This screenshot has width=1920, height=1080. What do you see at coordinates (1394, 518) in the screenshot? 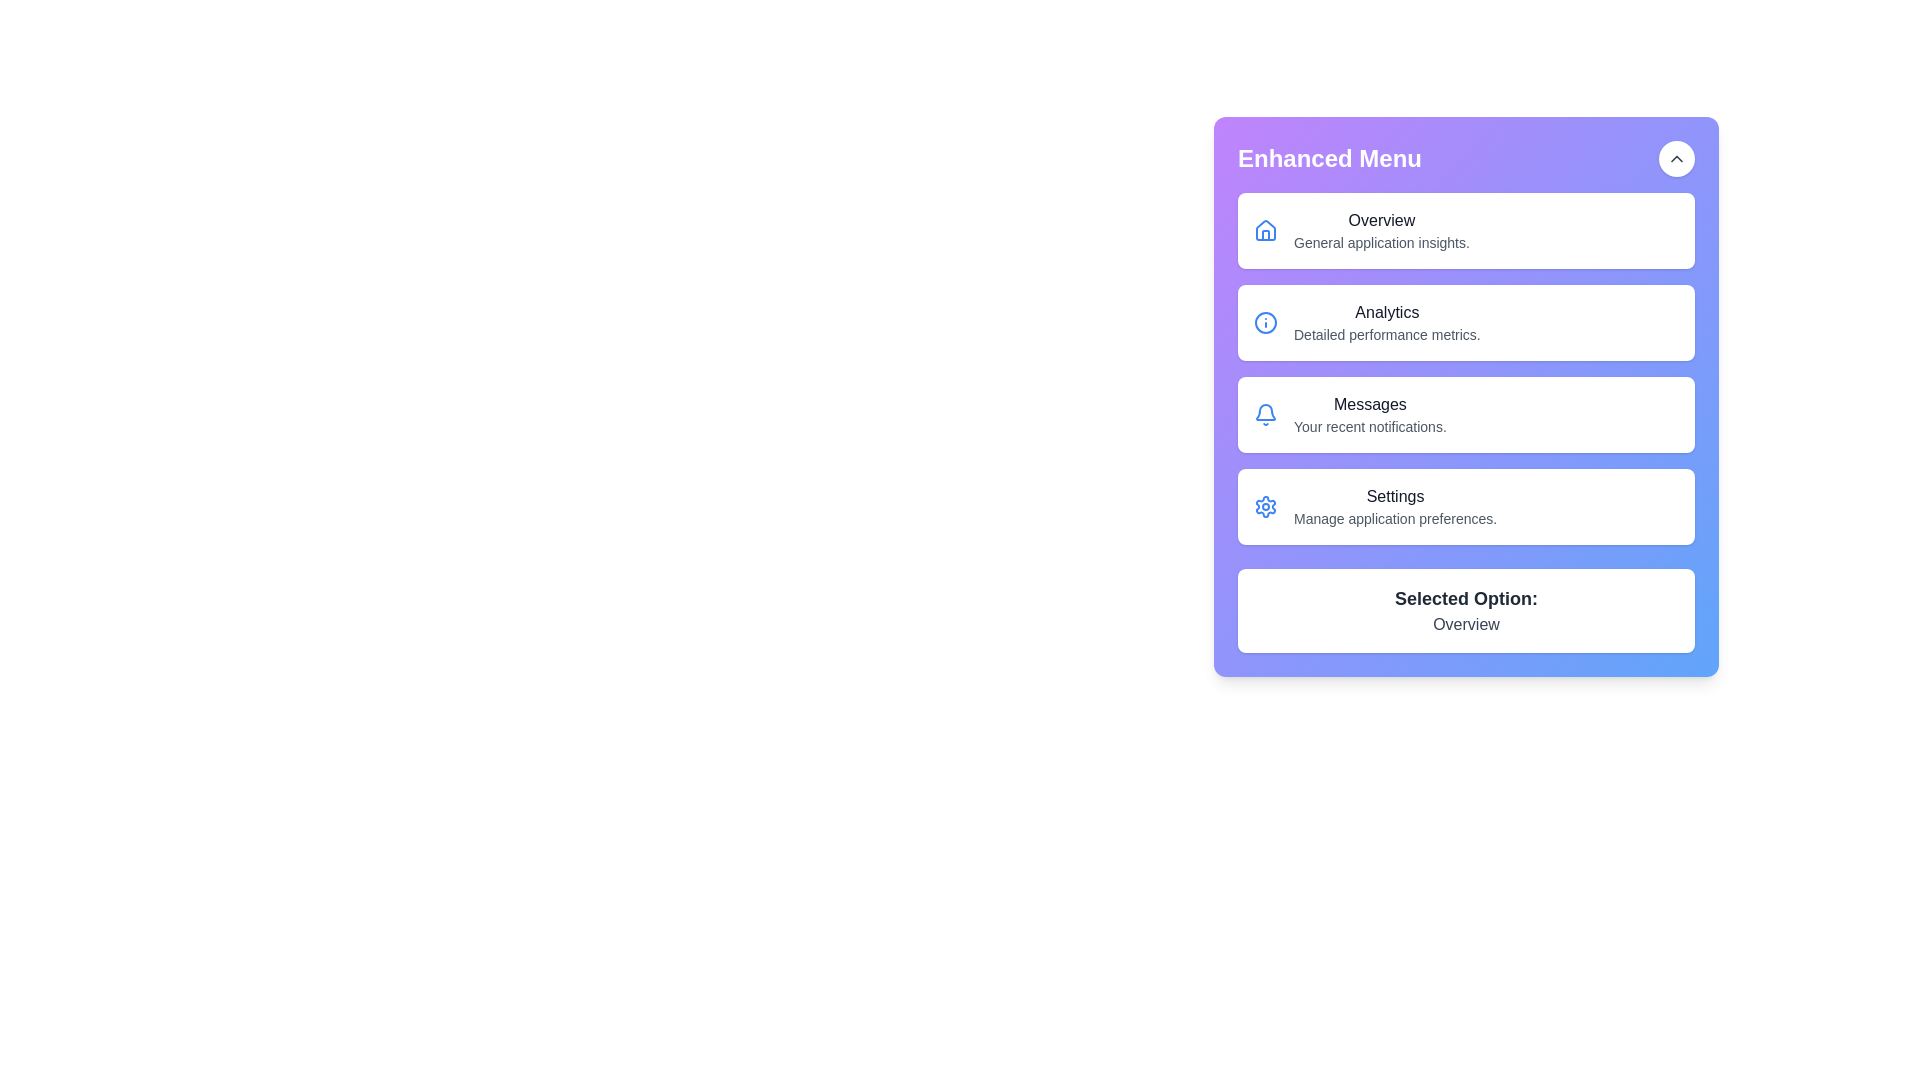
I see `the static text label reading 'Manage application preferences.' which is positioned below the title 'Settings' in the menu card` at bounding box center [1394, 518].